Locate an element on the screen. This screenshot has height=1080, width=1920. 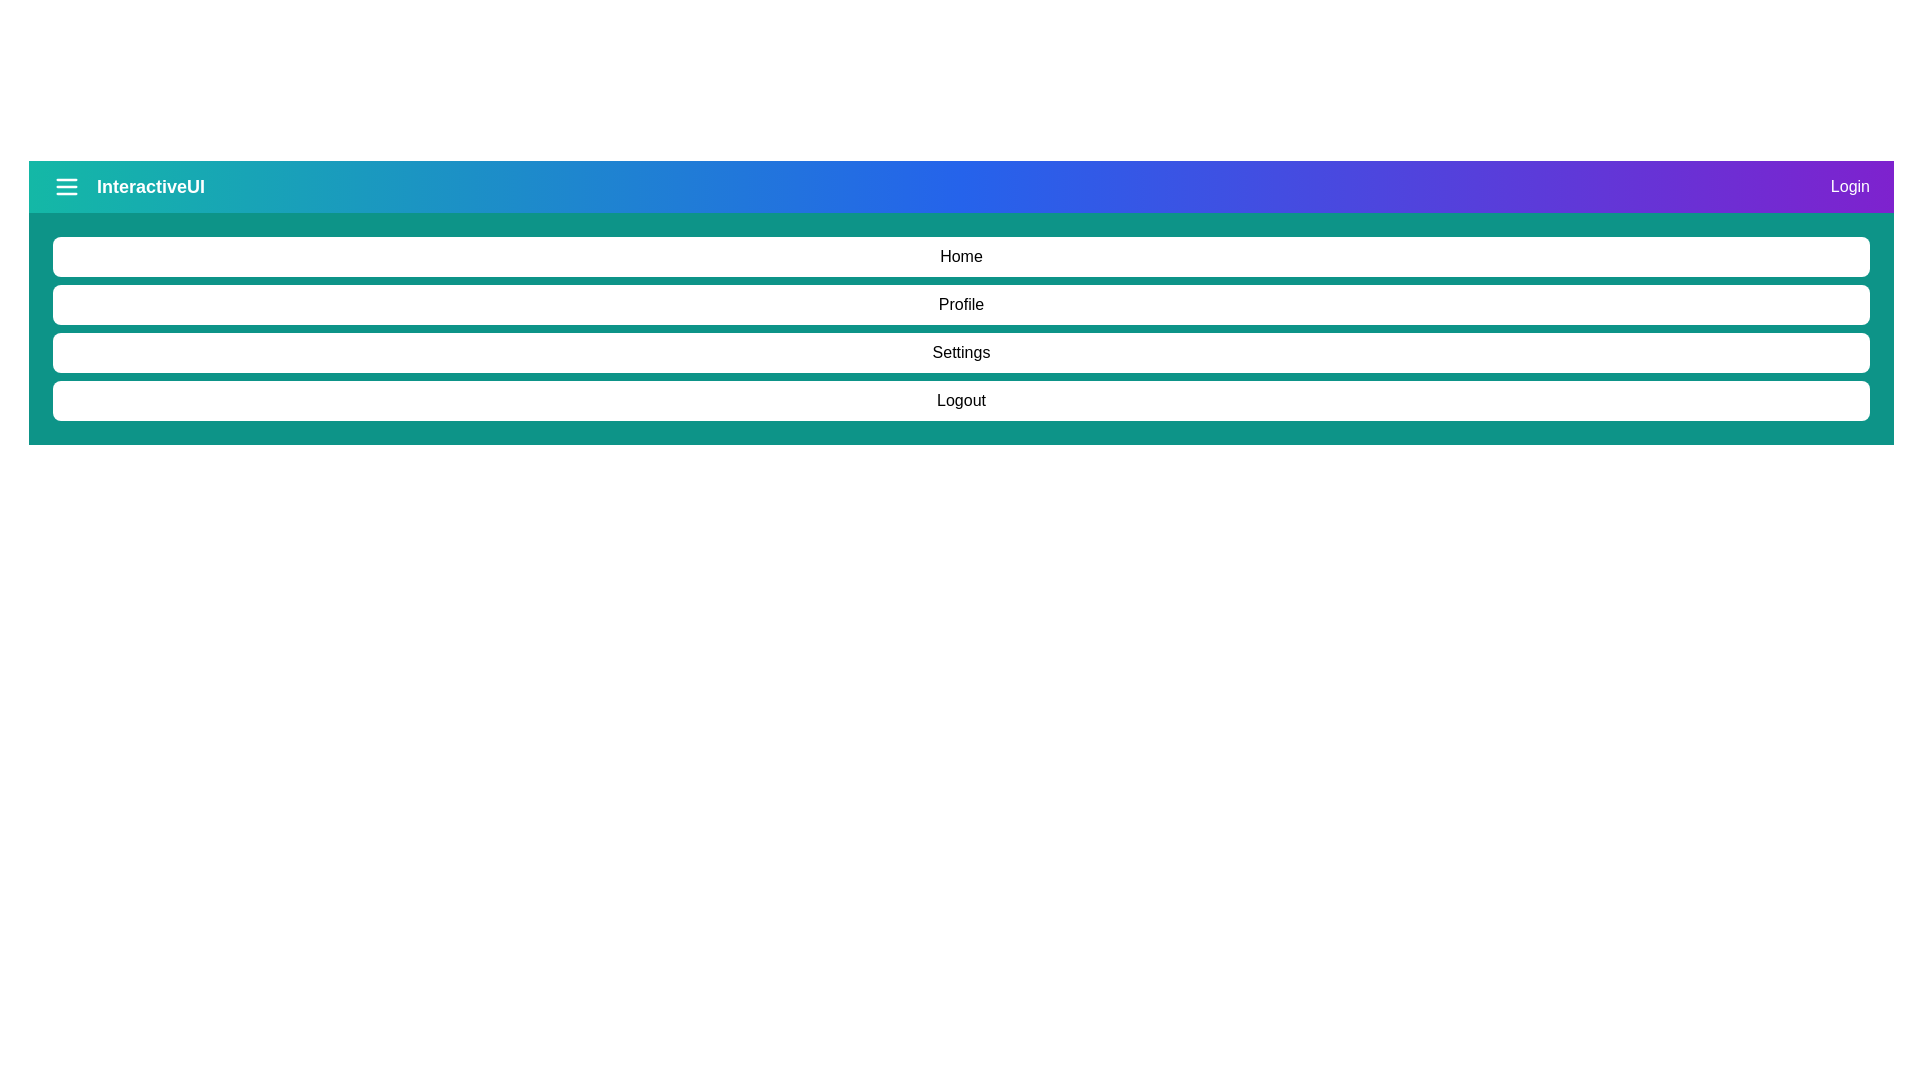
the menu icon to toggle the navigation menu is located at coordinates (67, 186).